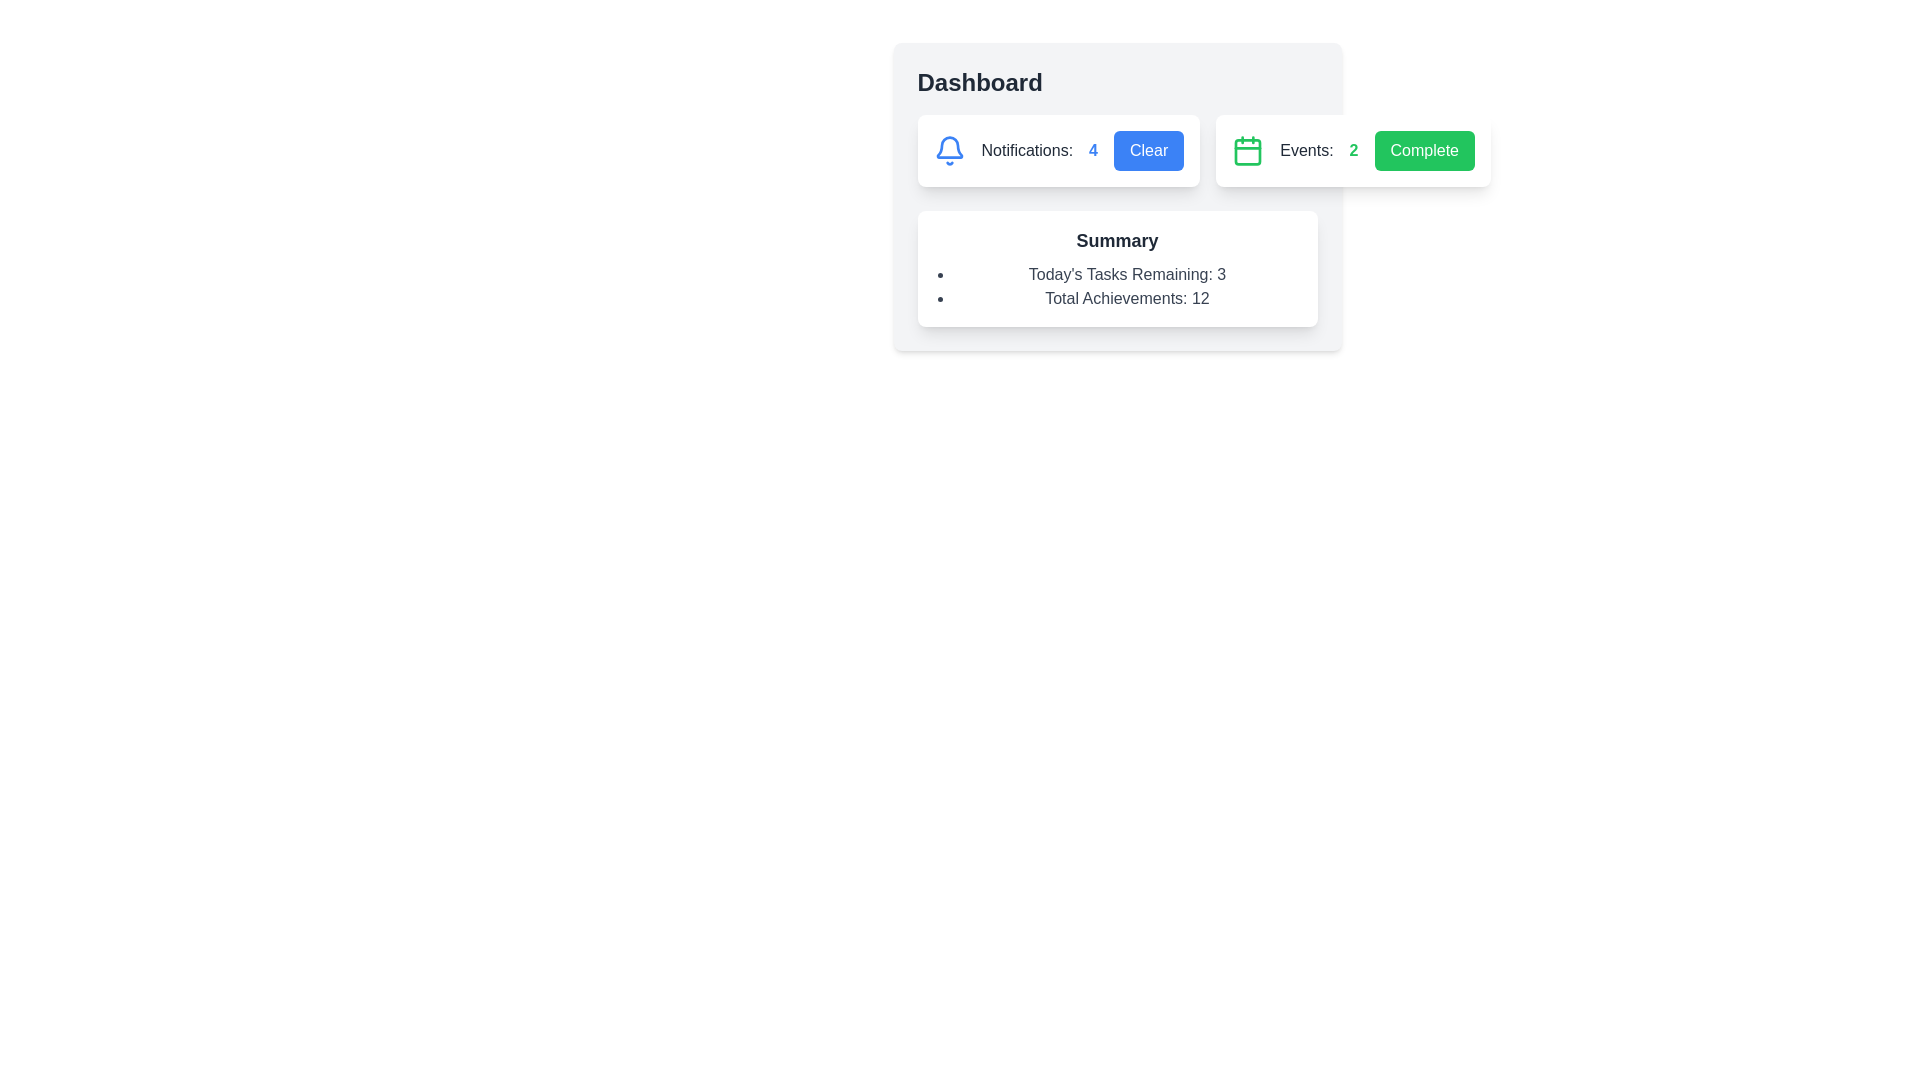 The image size is (1920, 1080). I want to click on the 'Summary' heading text, which is styled in bold and larger than adjacent text, to use it as a visual reference for the section, so click(1116, 239).